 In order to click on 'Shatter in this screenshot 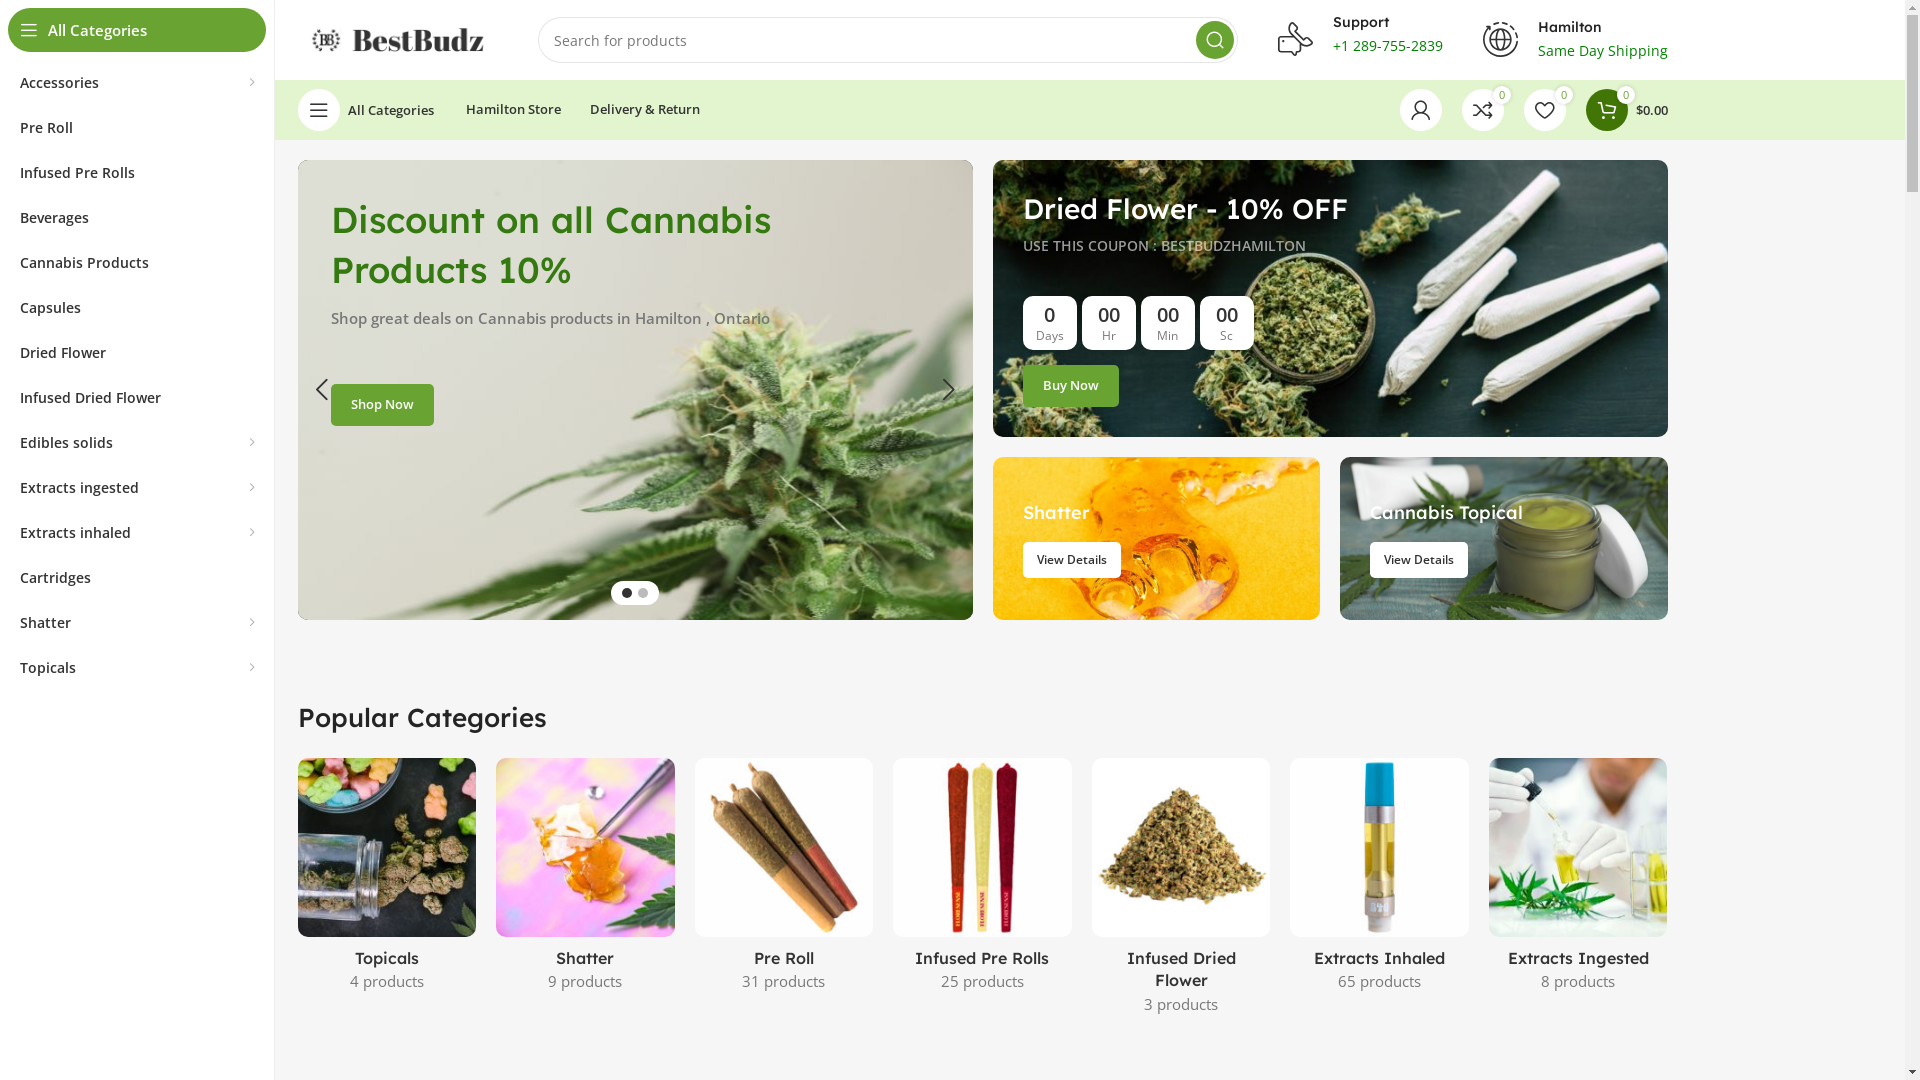, I will do `click(1156, 537)`.